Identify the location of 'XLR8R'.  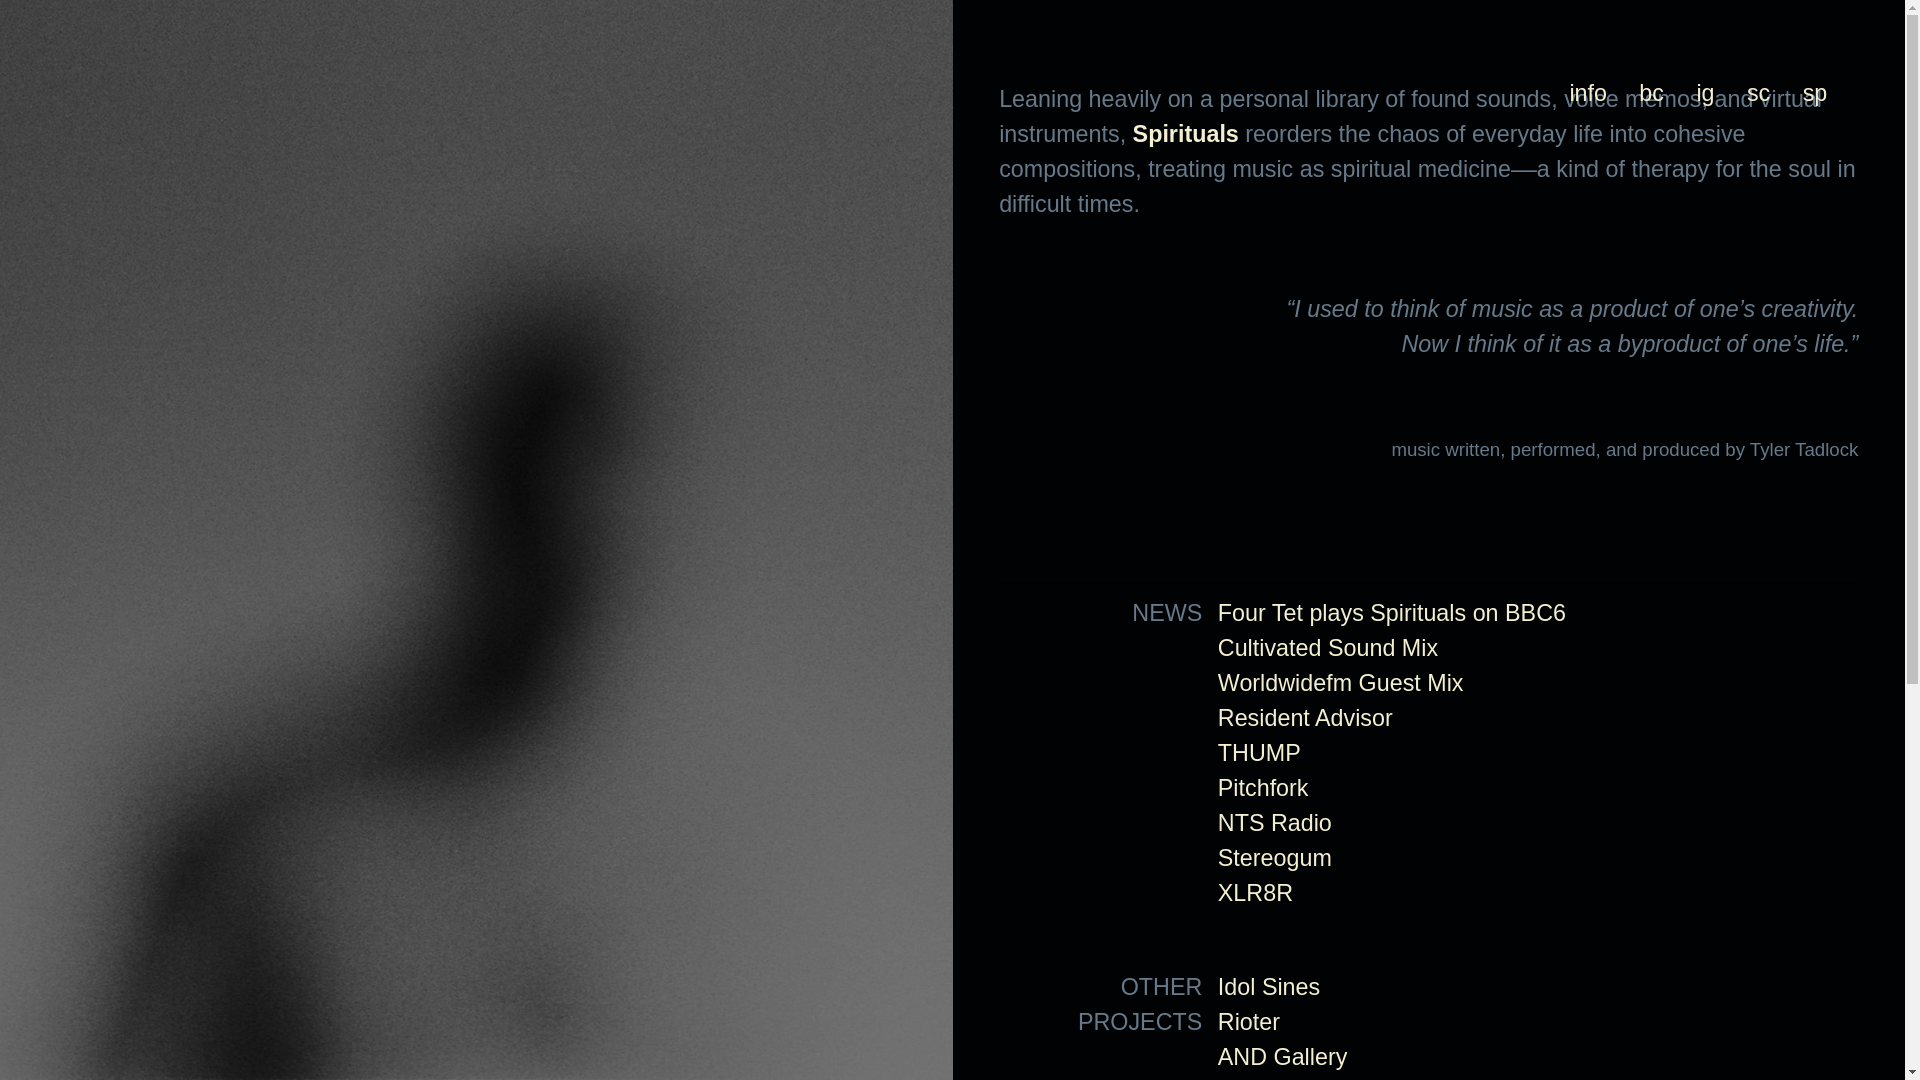
(1254, 893).